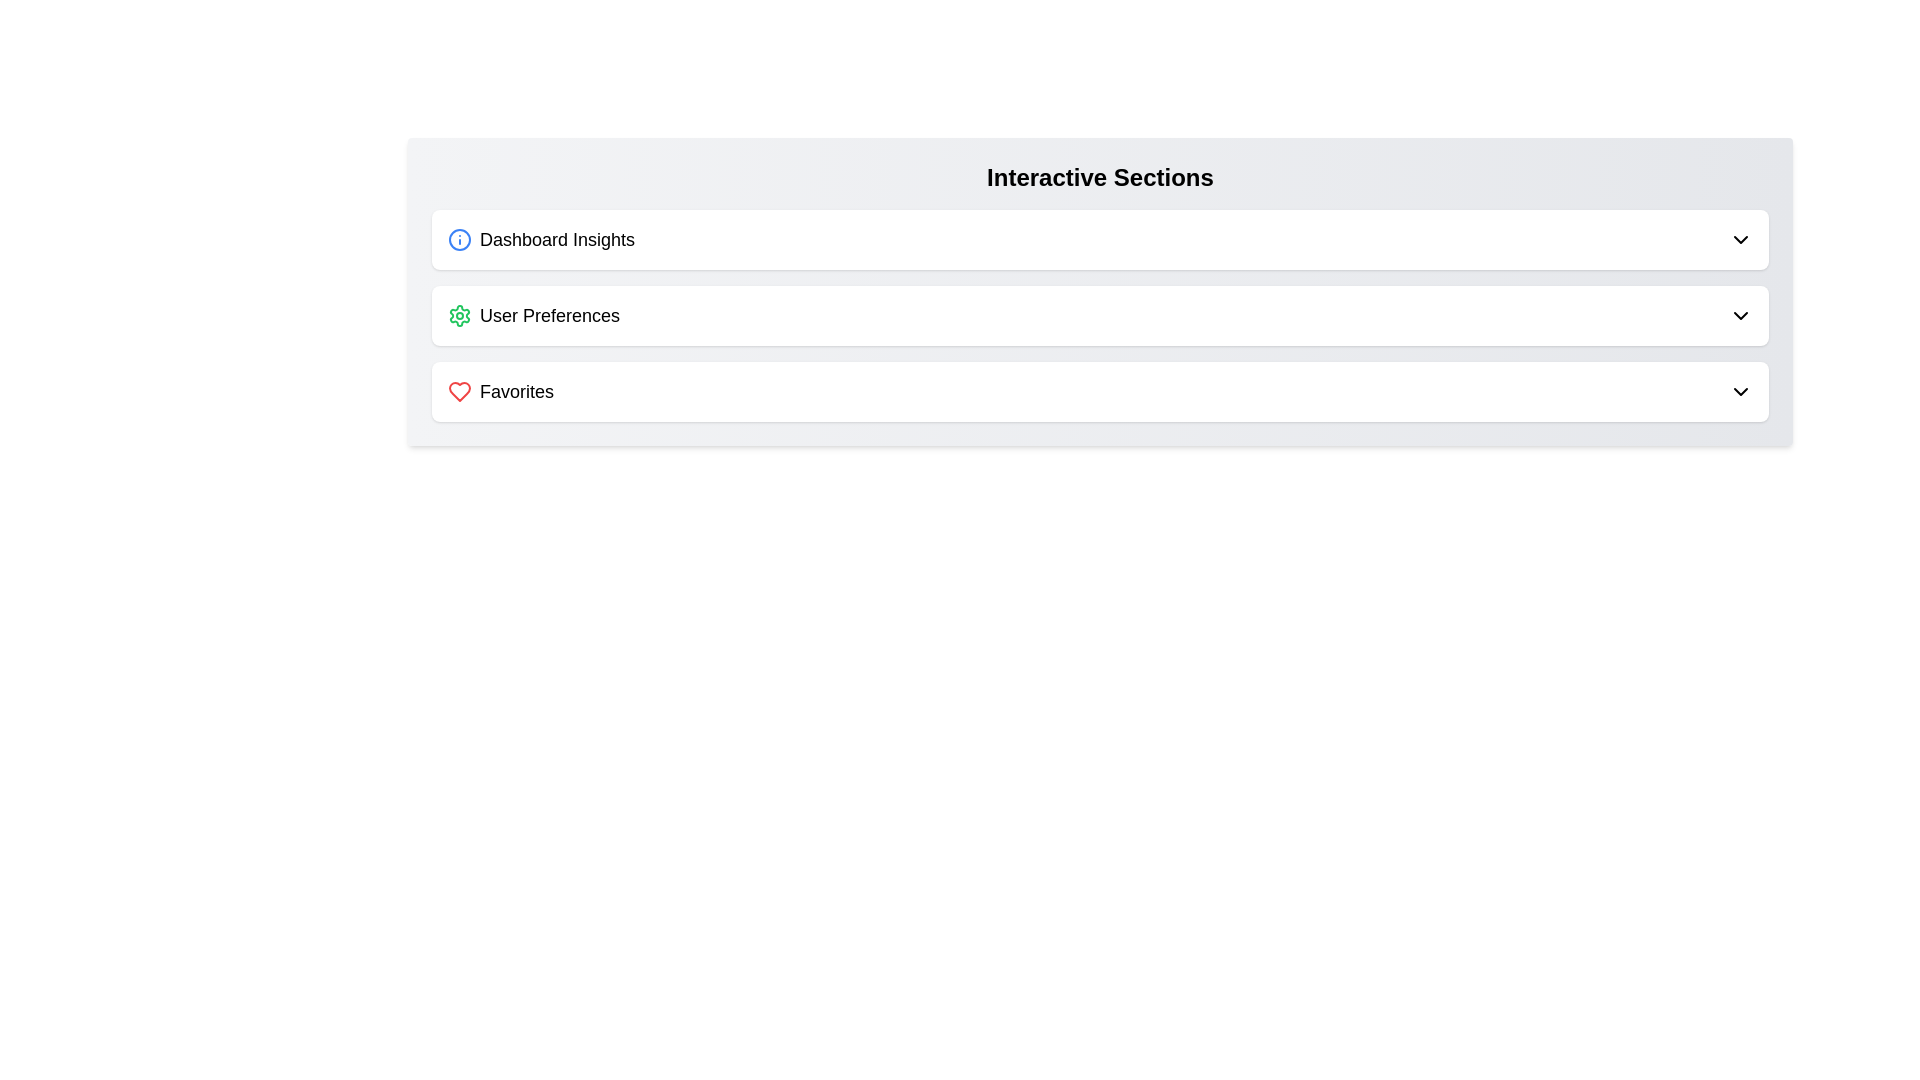 This screenshot has height=1080, width=1920. I want to click on the cog-shaped icon in the 'User Preferences' section that indicates settings, so click(459, 315).